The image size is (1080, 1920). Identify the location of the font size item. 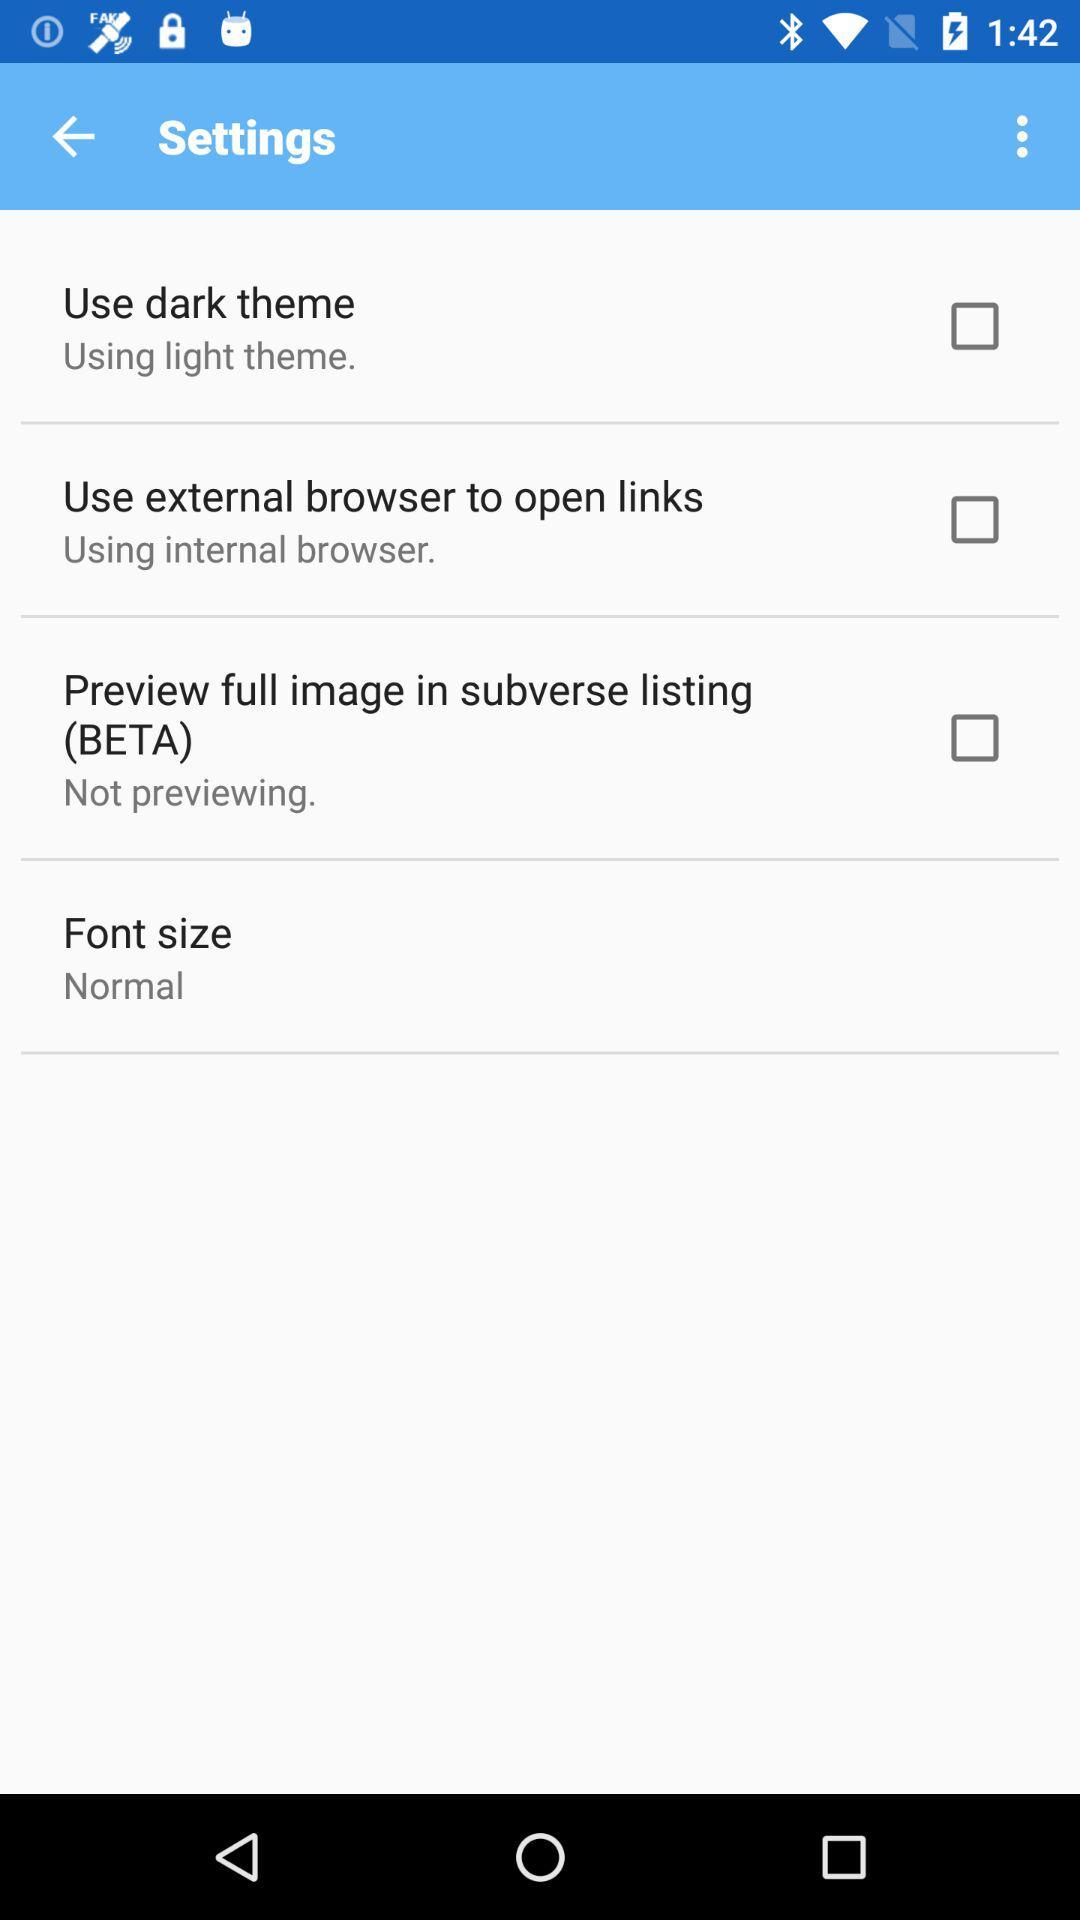
(146, 930).